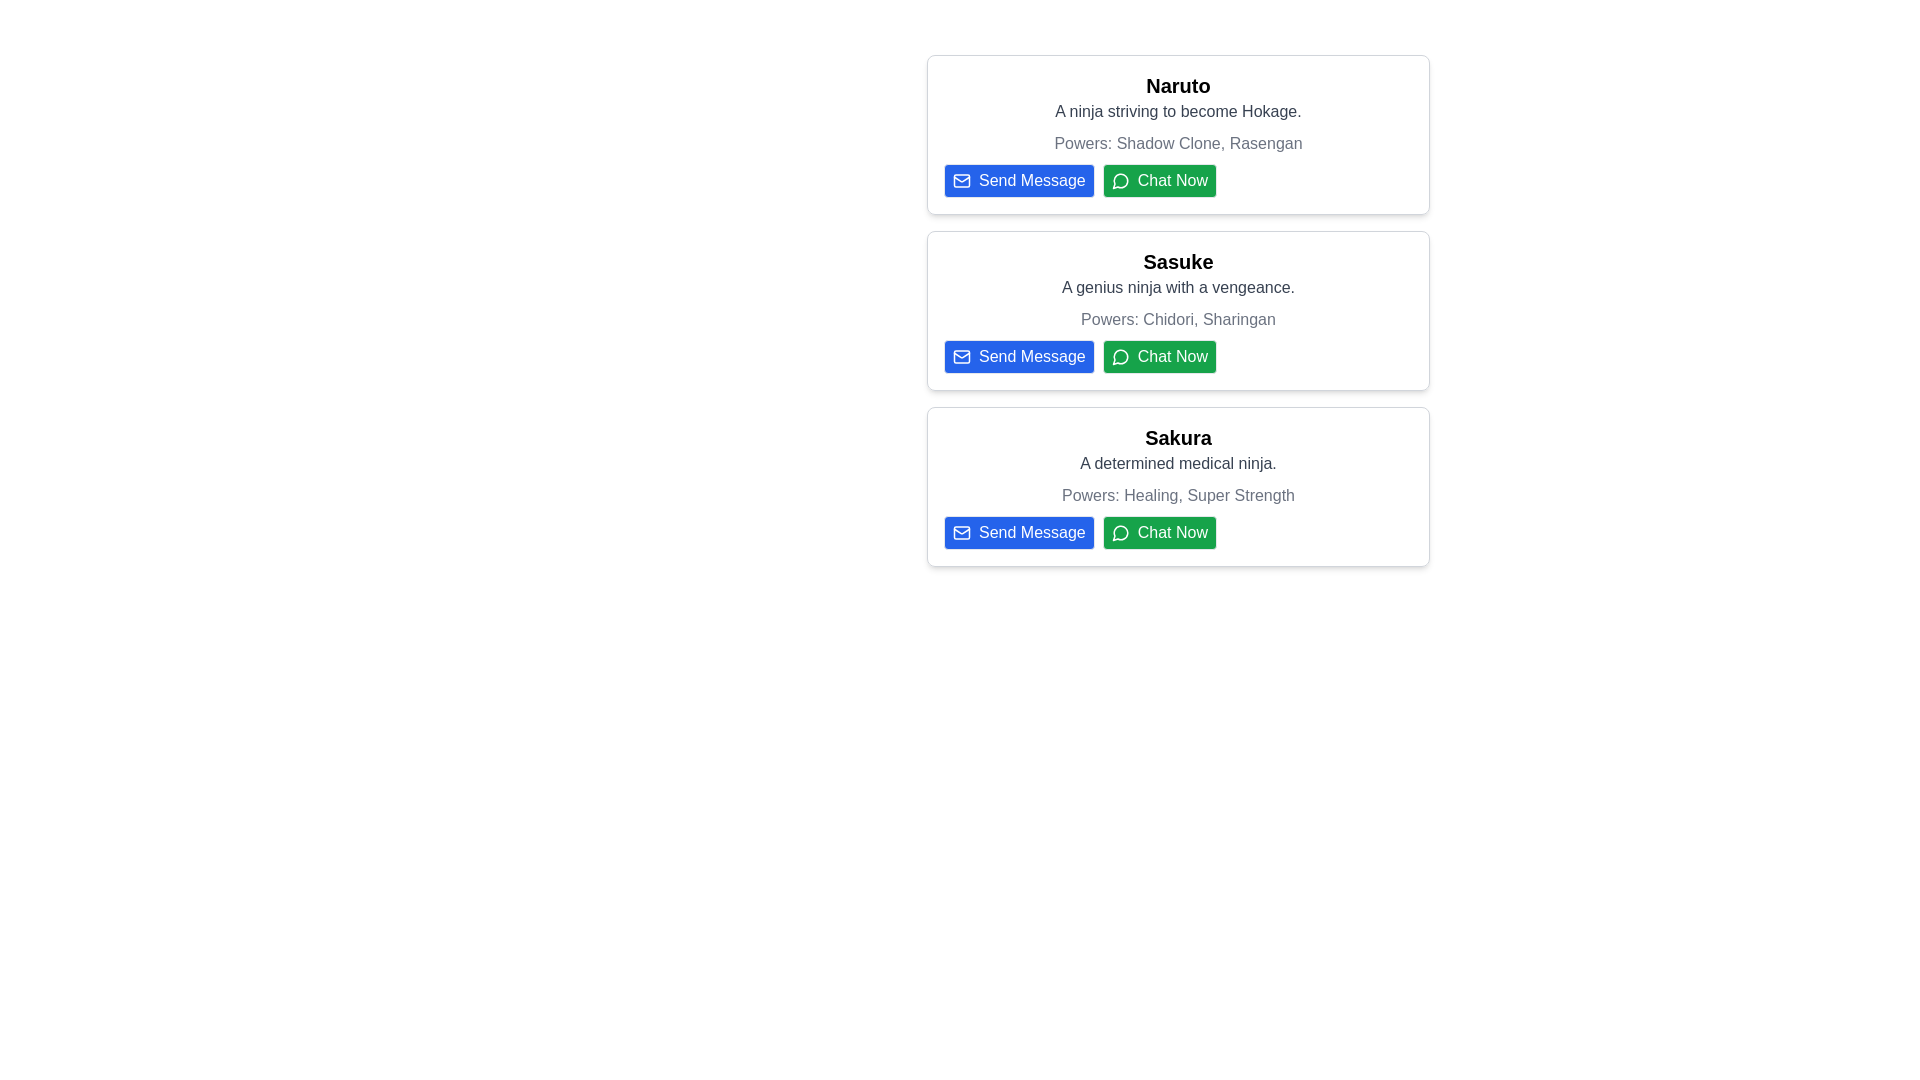  I want to click on the static text label that reads 'A ninja striving to become Hokage.', which is styled in a smaller gray font and positioned below the title 'Naruto', so click(1178, 111).